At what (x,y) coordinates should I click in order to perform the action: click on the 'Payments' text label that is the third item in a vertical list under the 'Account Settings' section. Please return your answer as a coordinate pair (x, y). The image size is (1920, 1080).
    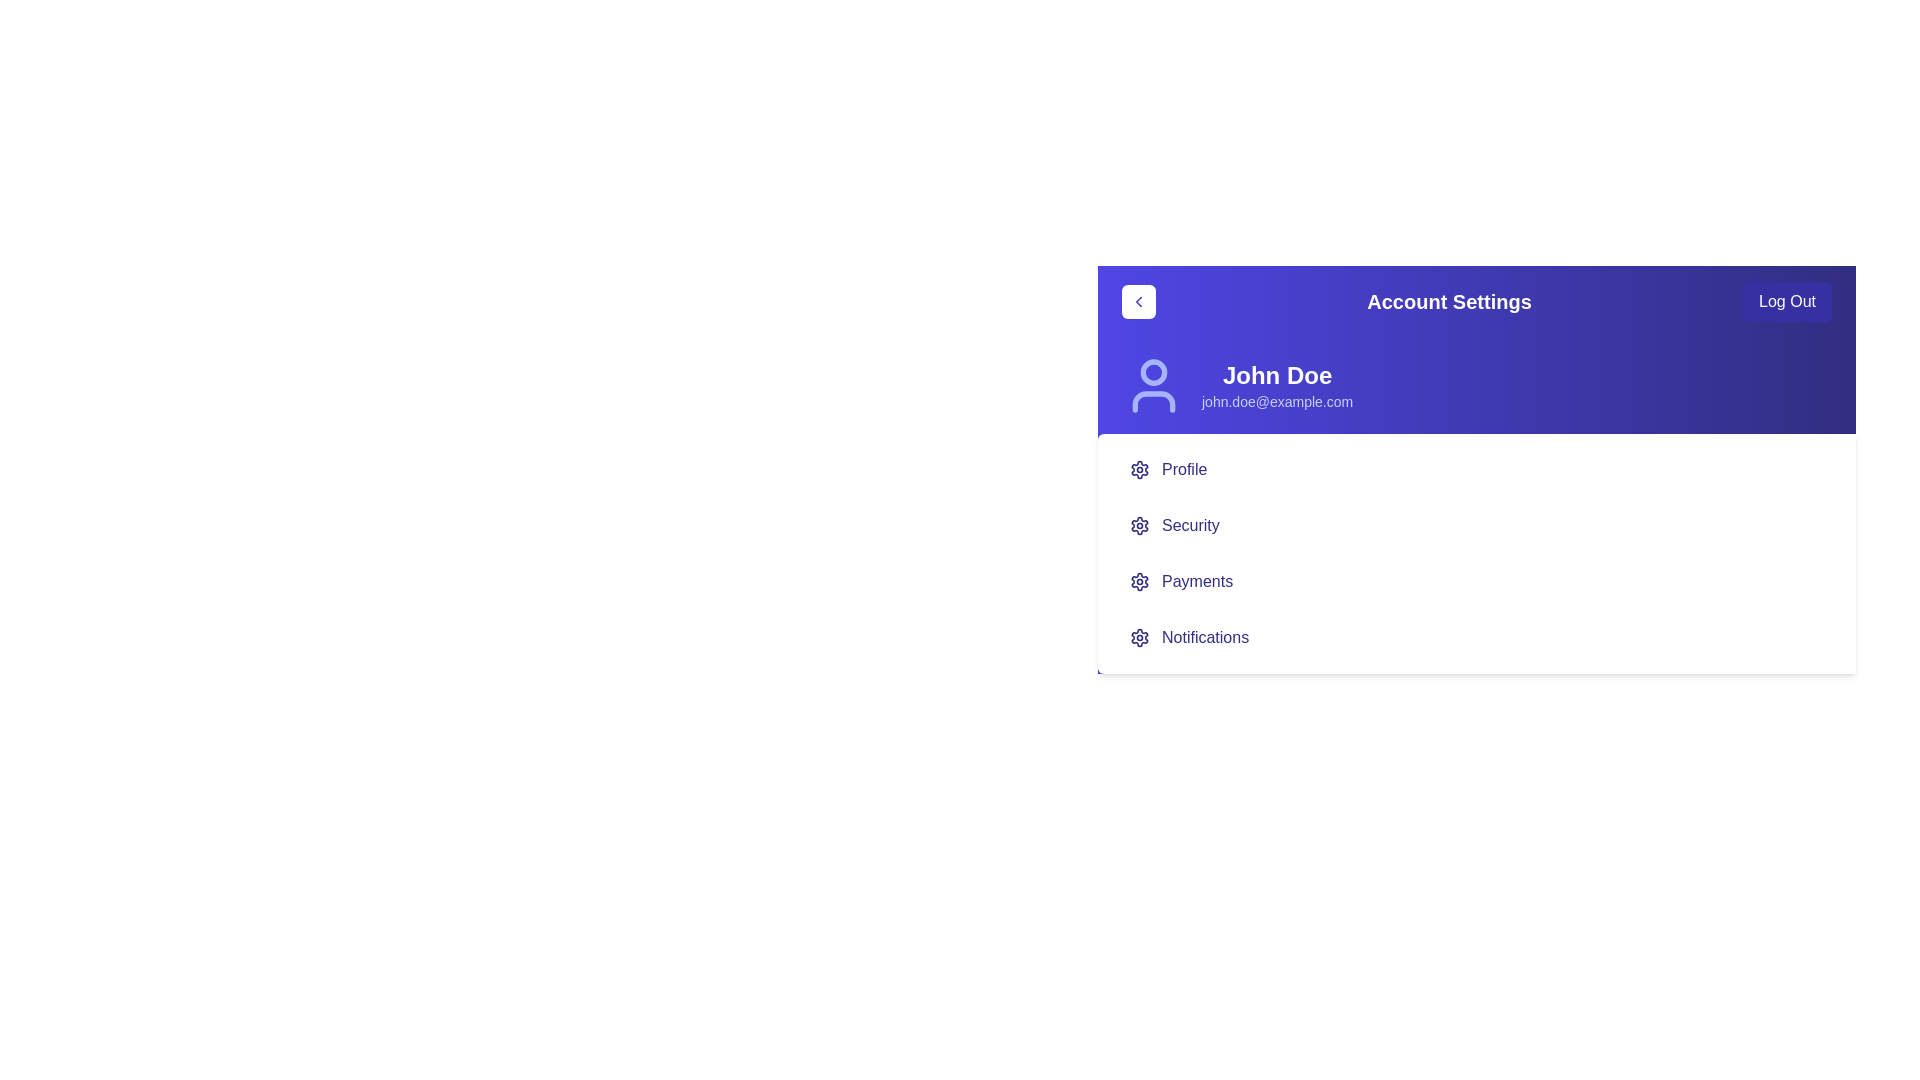
    Looking at the image, I should click on (1197, 582).